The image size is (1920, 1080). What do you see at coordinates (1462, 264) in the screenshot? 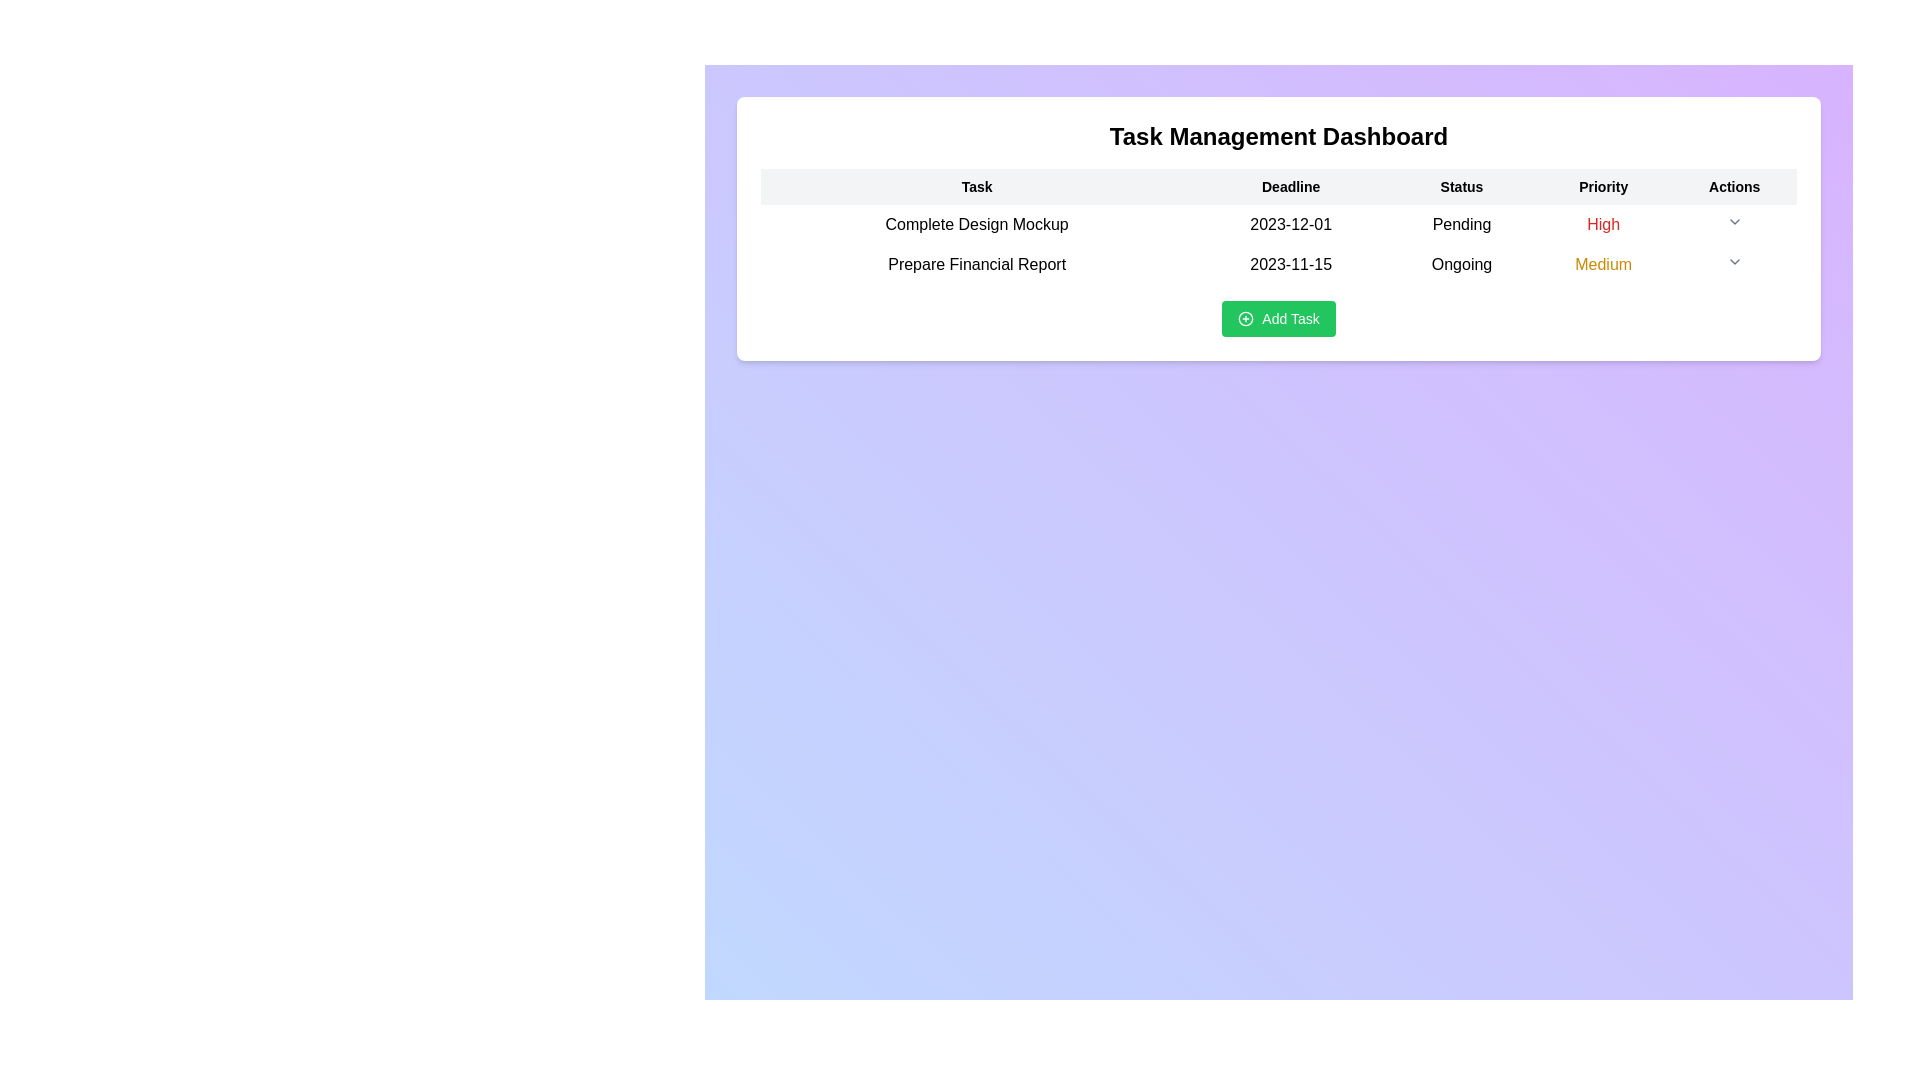
I see `the 'Ongoing' status text label located in the 'Status' column of the second row in the task list table, which is aligned with the 'Prepare Financial Report' task` at bounding box center [1462, 264].